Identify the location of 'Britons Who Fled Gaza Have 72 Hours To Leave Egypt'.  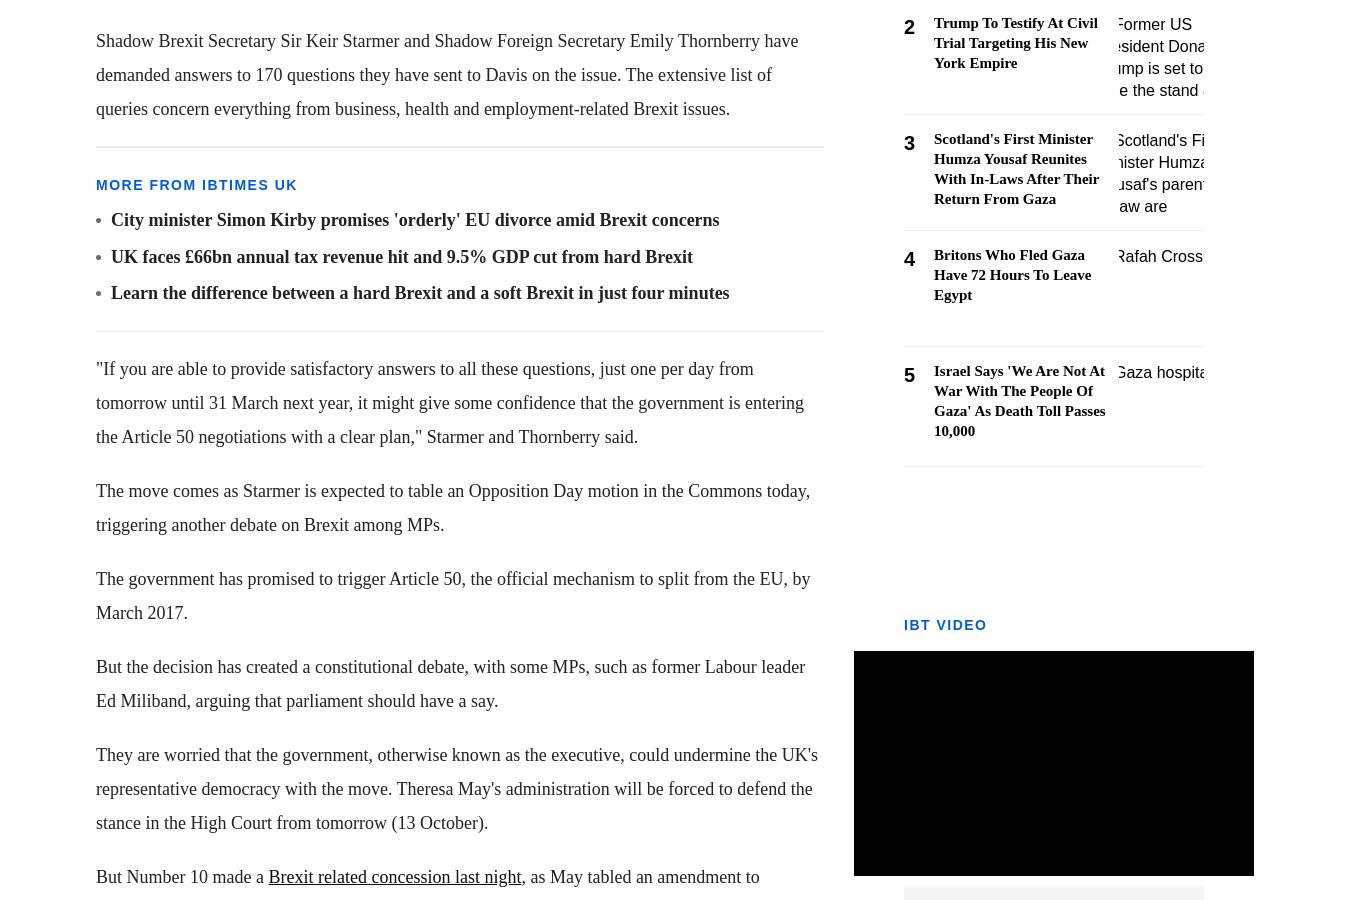
(1011, 274).